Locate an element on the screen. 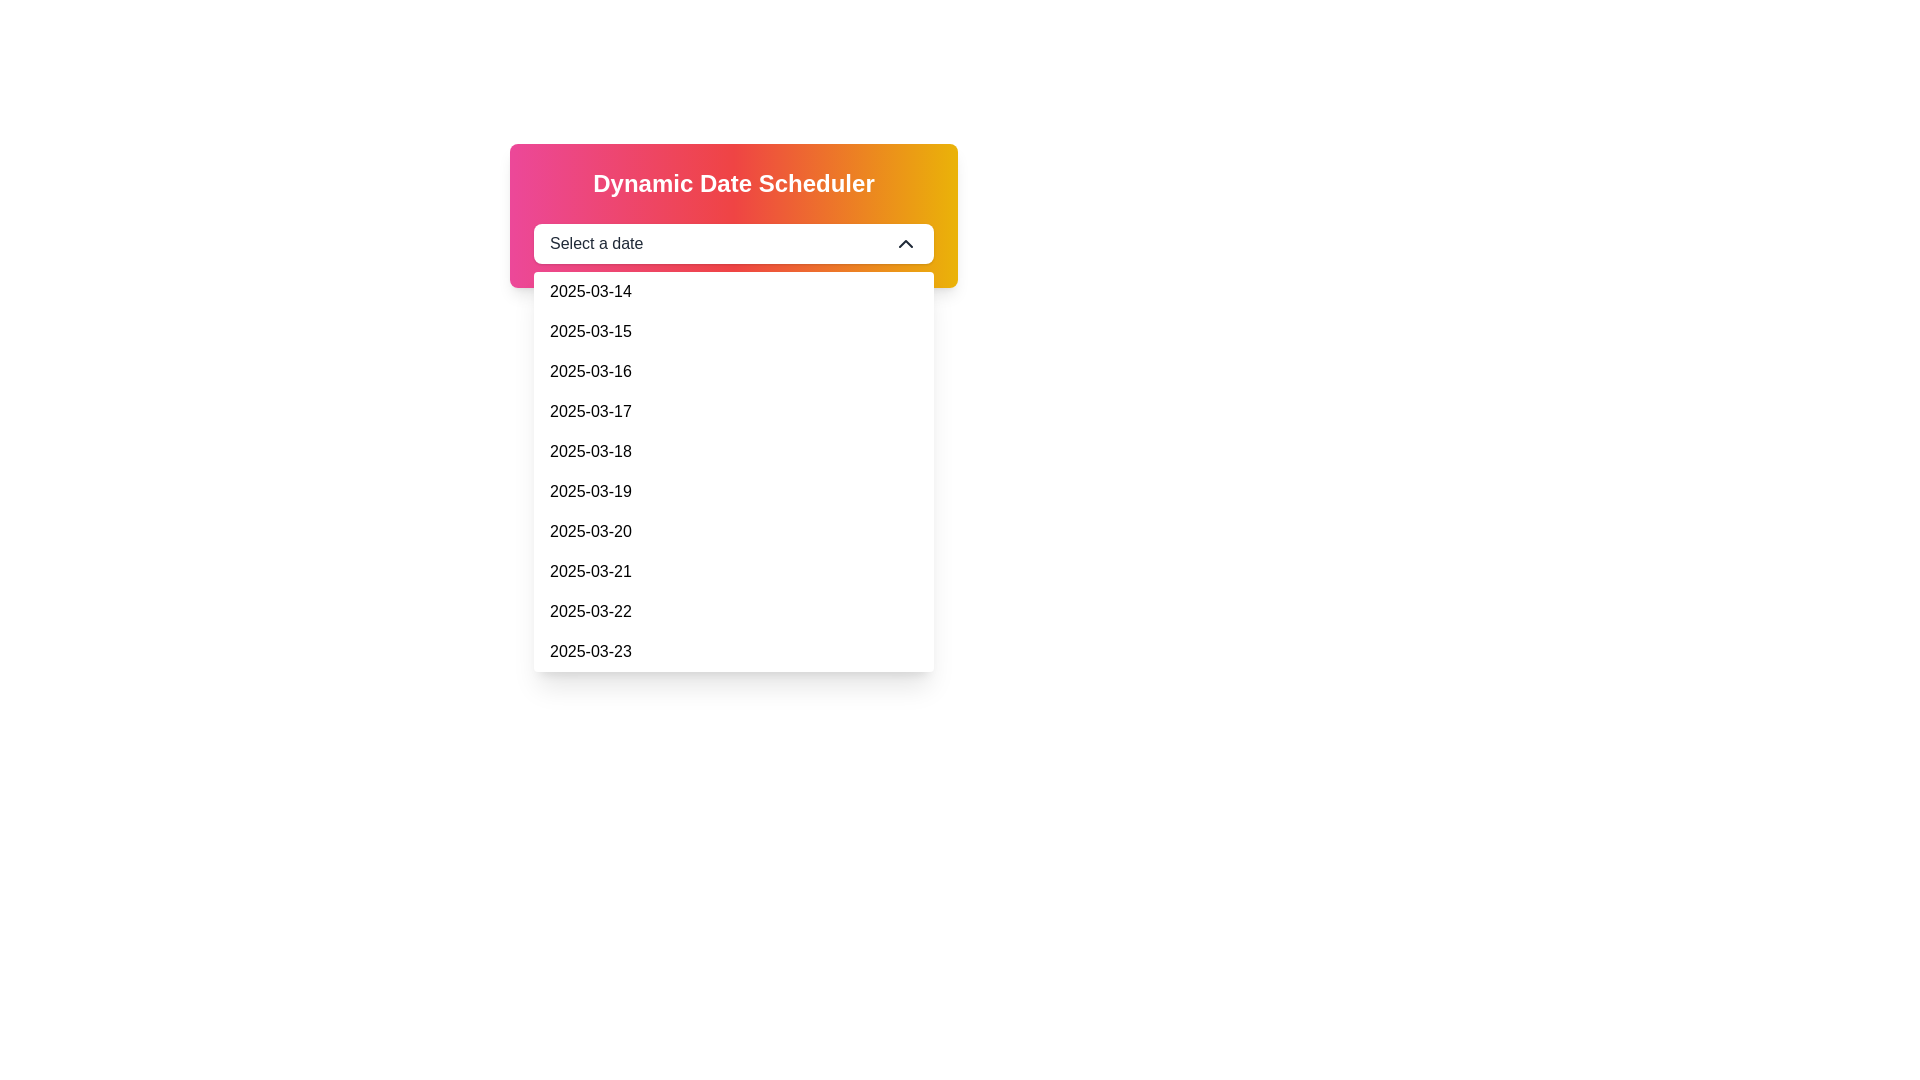 This screenshot has height=1080, width=1920. the dropdown list item representing the date '2025-03-16' is located at coordinates (589, 371).